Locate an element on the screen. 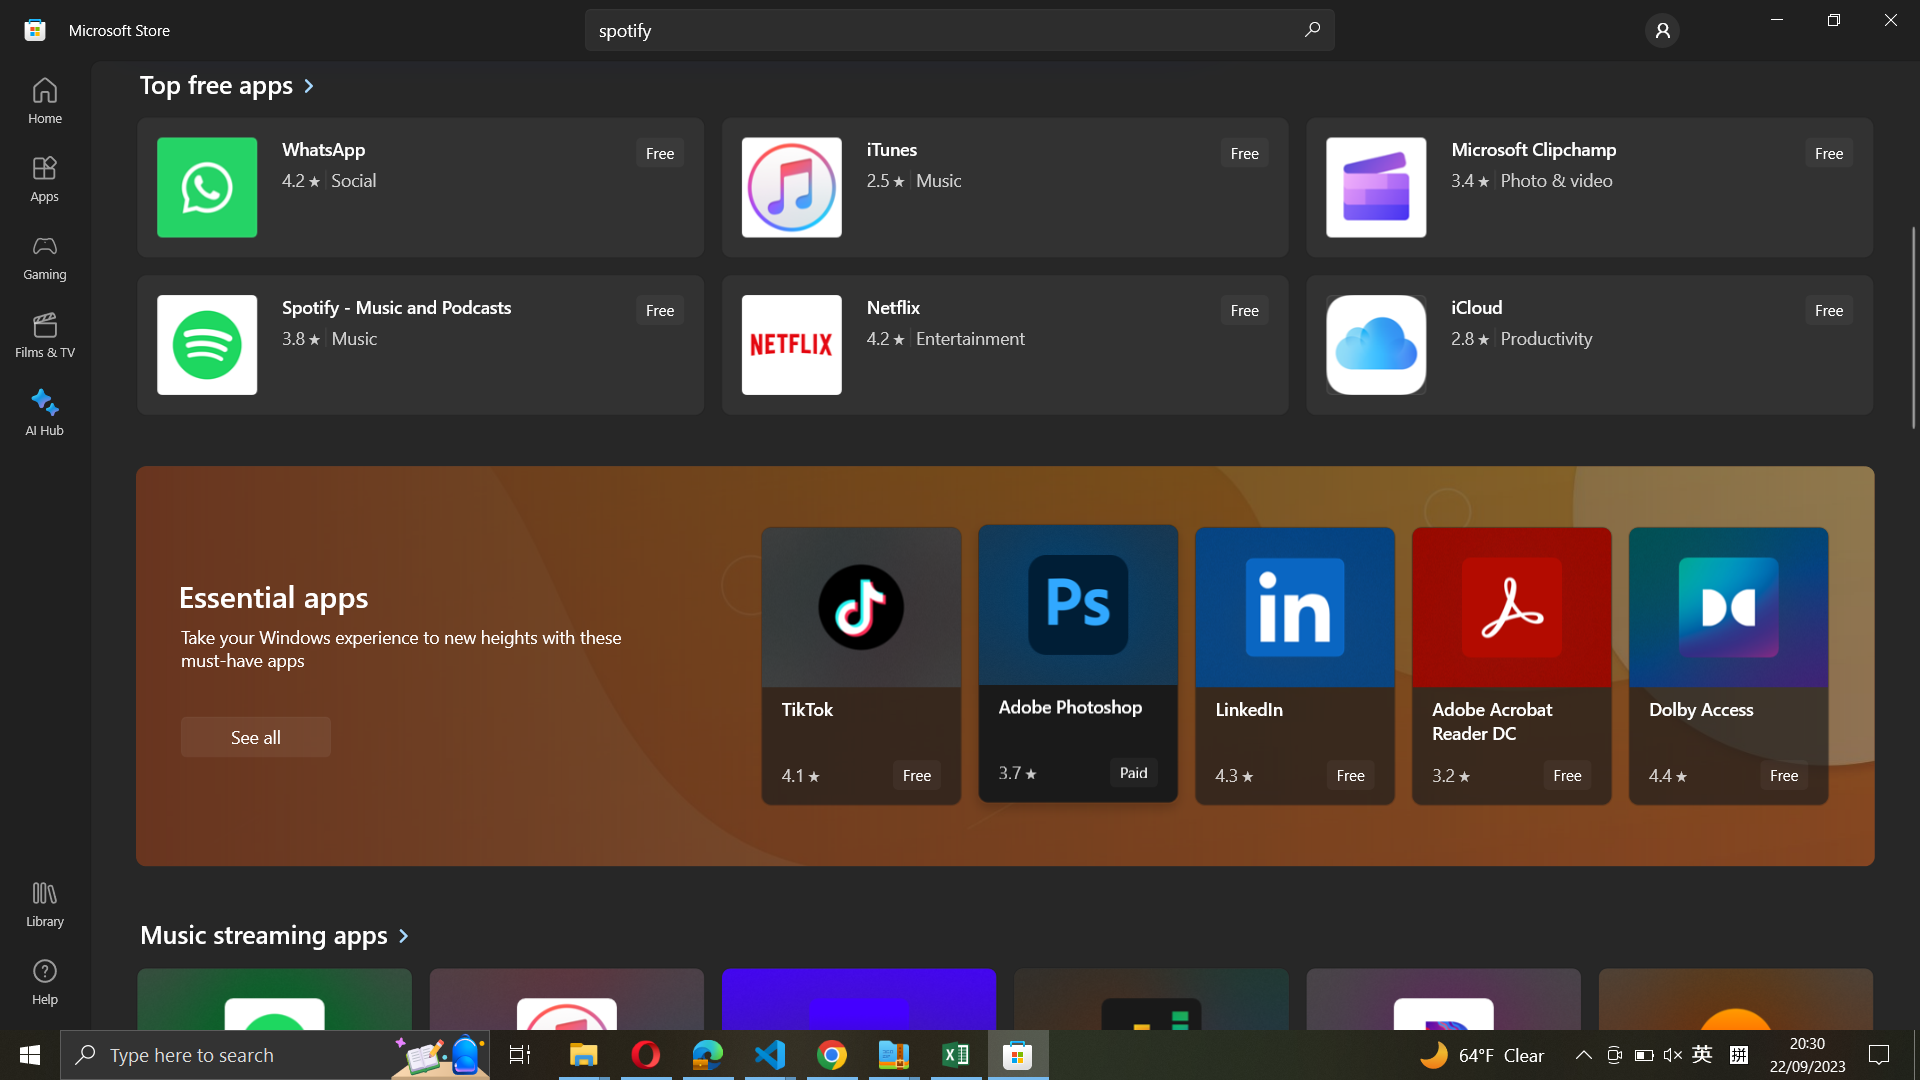  Help Menu is located at coordinates (44, 980).